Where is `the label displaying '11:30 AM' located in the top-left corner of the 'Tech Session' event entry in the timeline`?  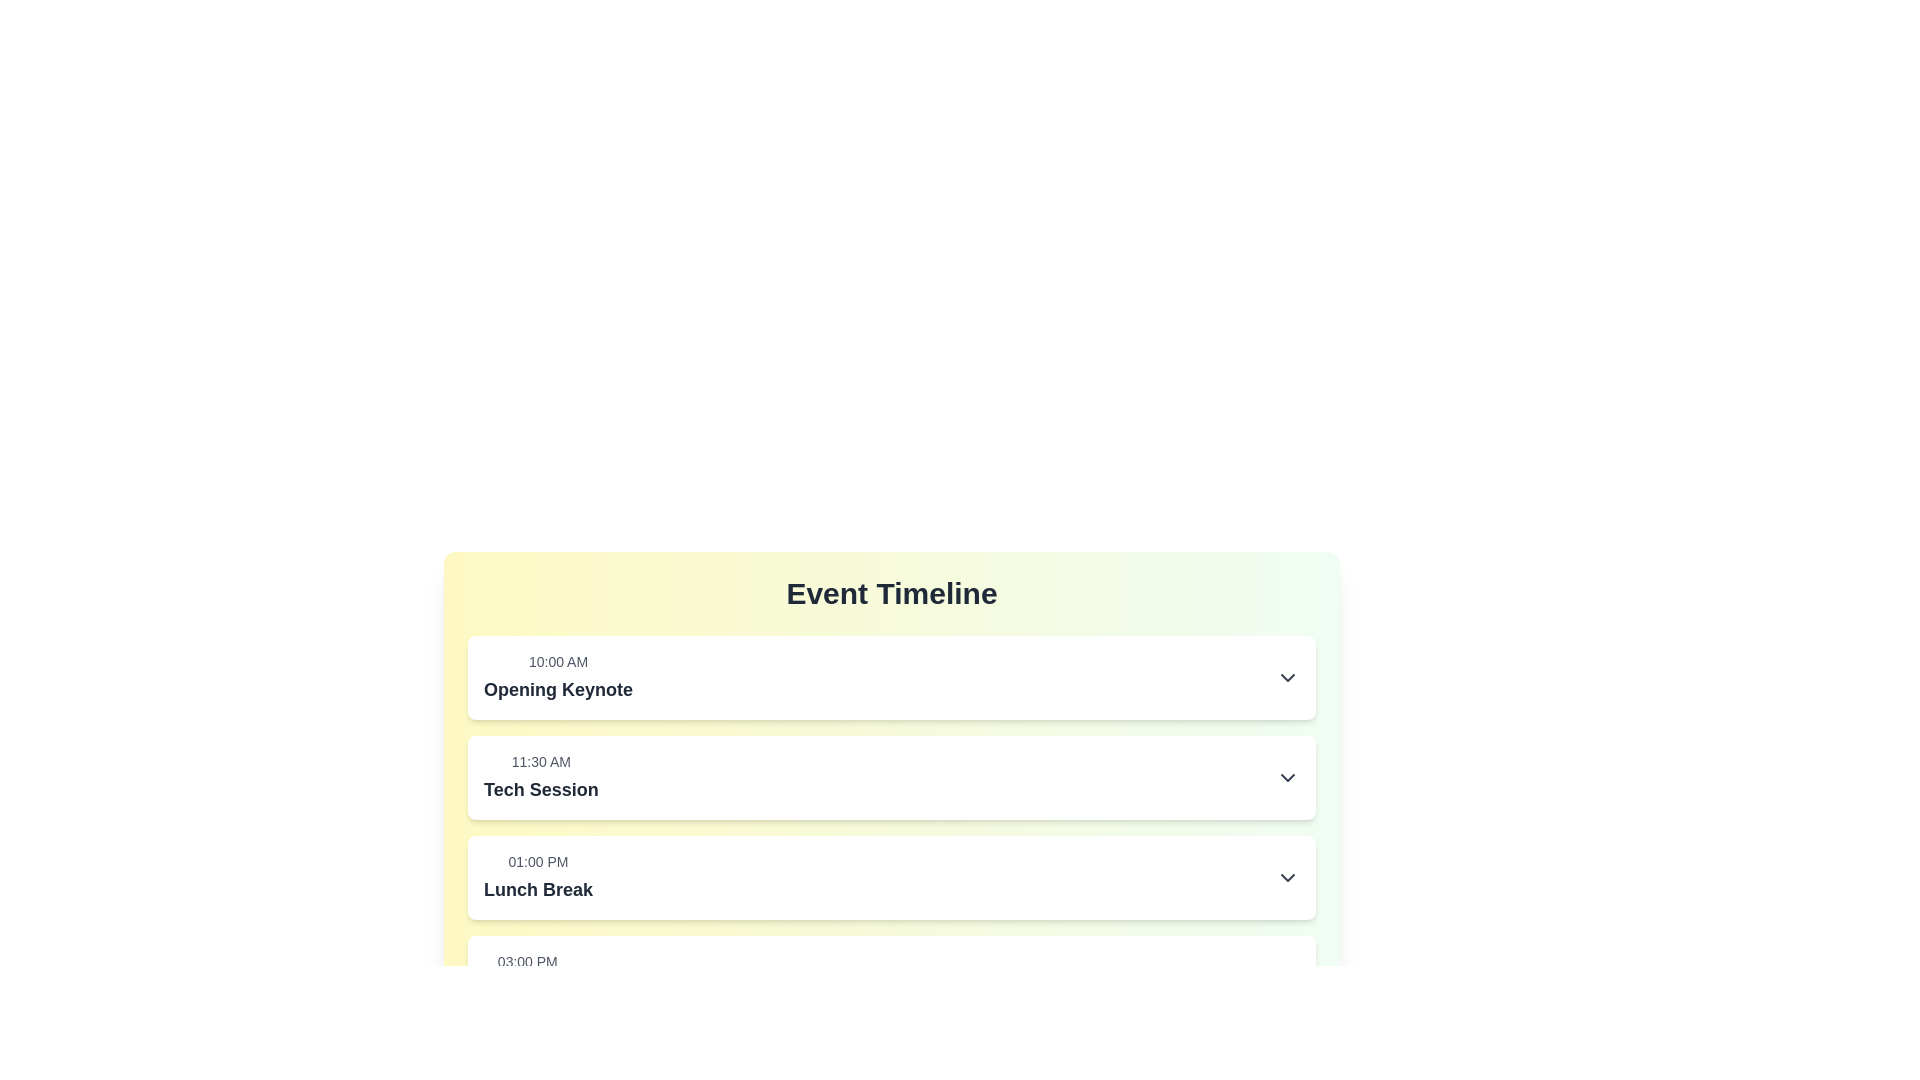
the label displaying '11:30 AM' located in the top-left corner of the 'Tech Session' event entry in the timeline is located at coordinates (541, 762).